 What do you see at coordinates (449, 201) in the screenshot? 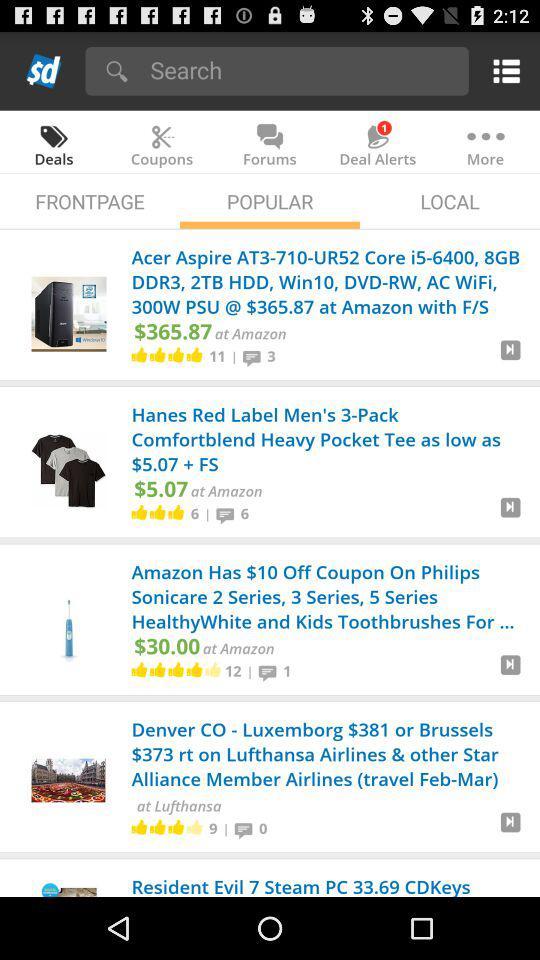
I see `item to the right of popular` at bounding box center [449, 201].